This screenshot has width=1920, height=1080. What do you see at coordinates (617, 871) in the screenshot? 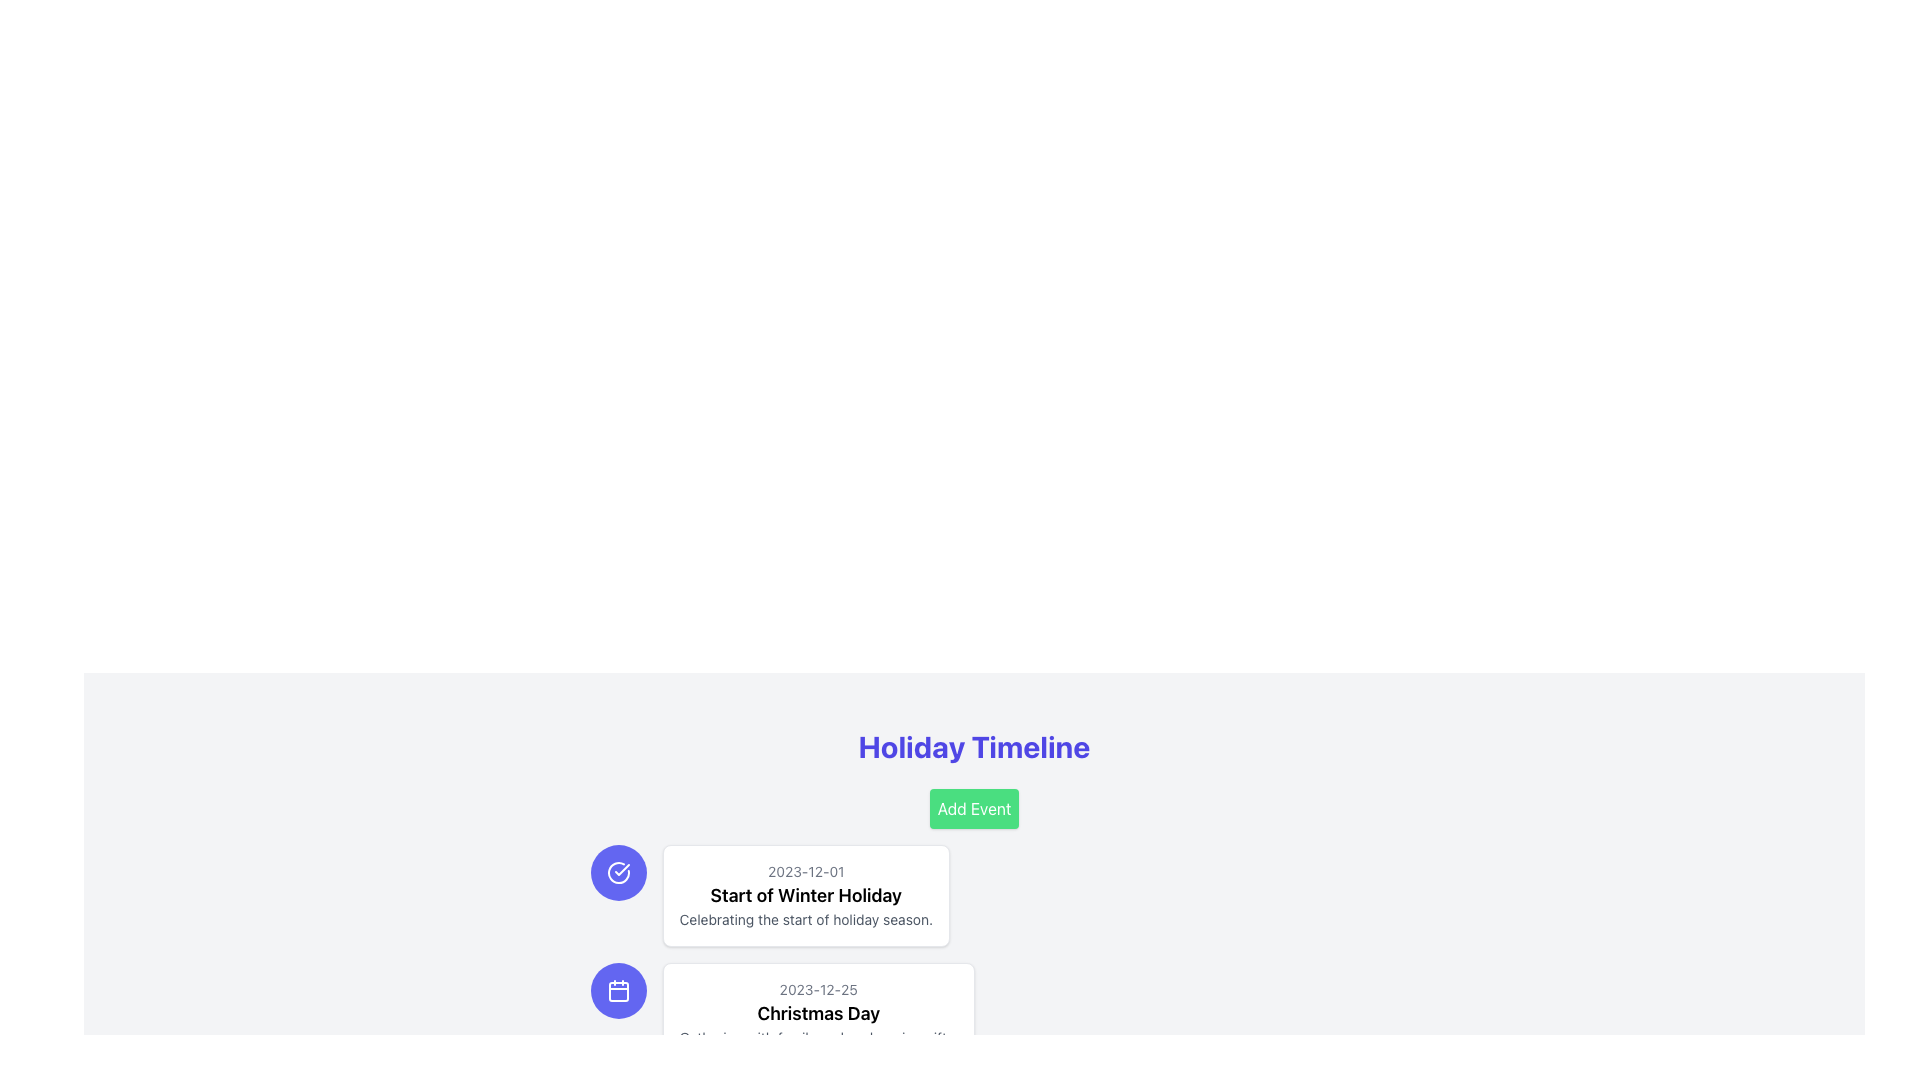
I see `the circular icon with a checkmark, styled with a purple background and white border, associated with the 'Start of Winter Holiday' timeline item for further interaction` at bounding box center [617, 871].